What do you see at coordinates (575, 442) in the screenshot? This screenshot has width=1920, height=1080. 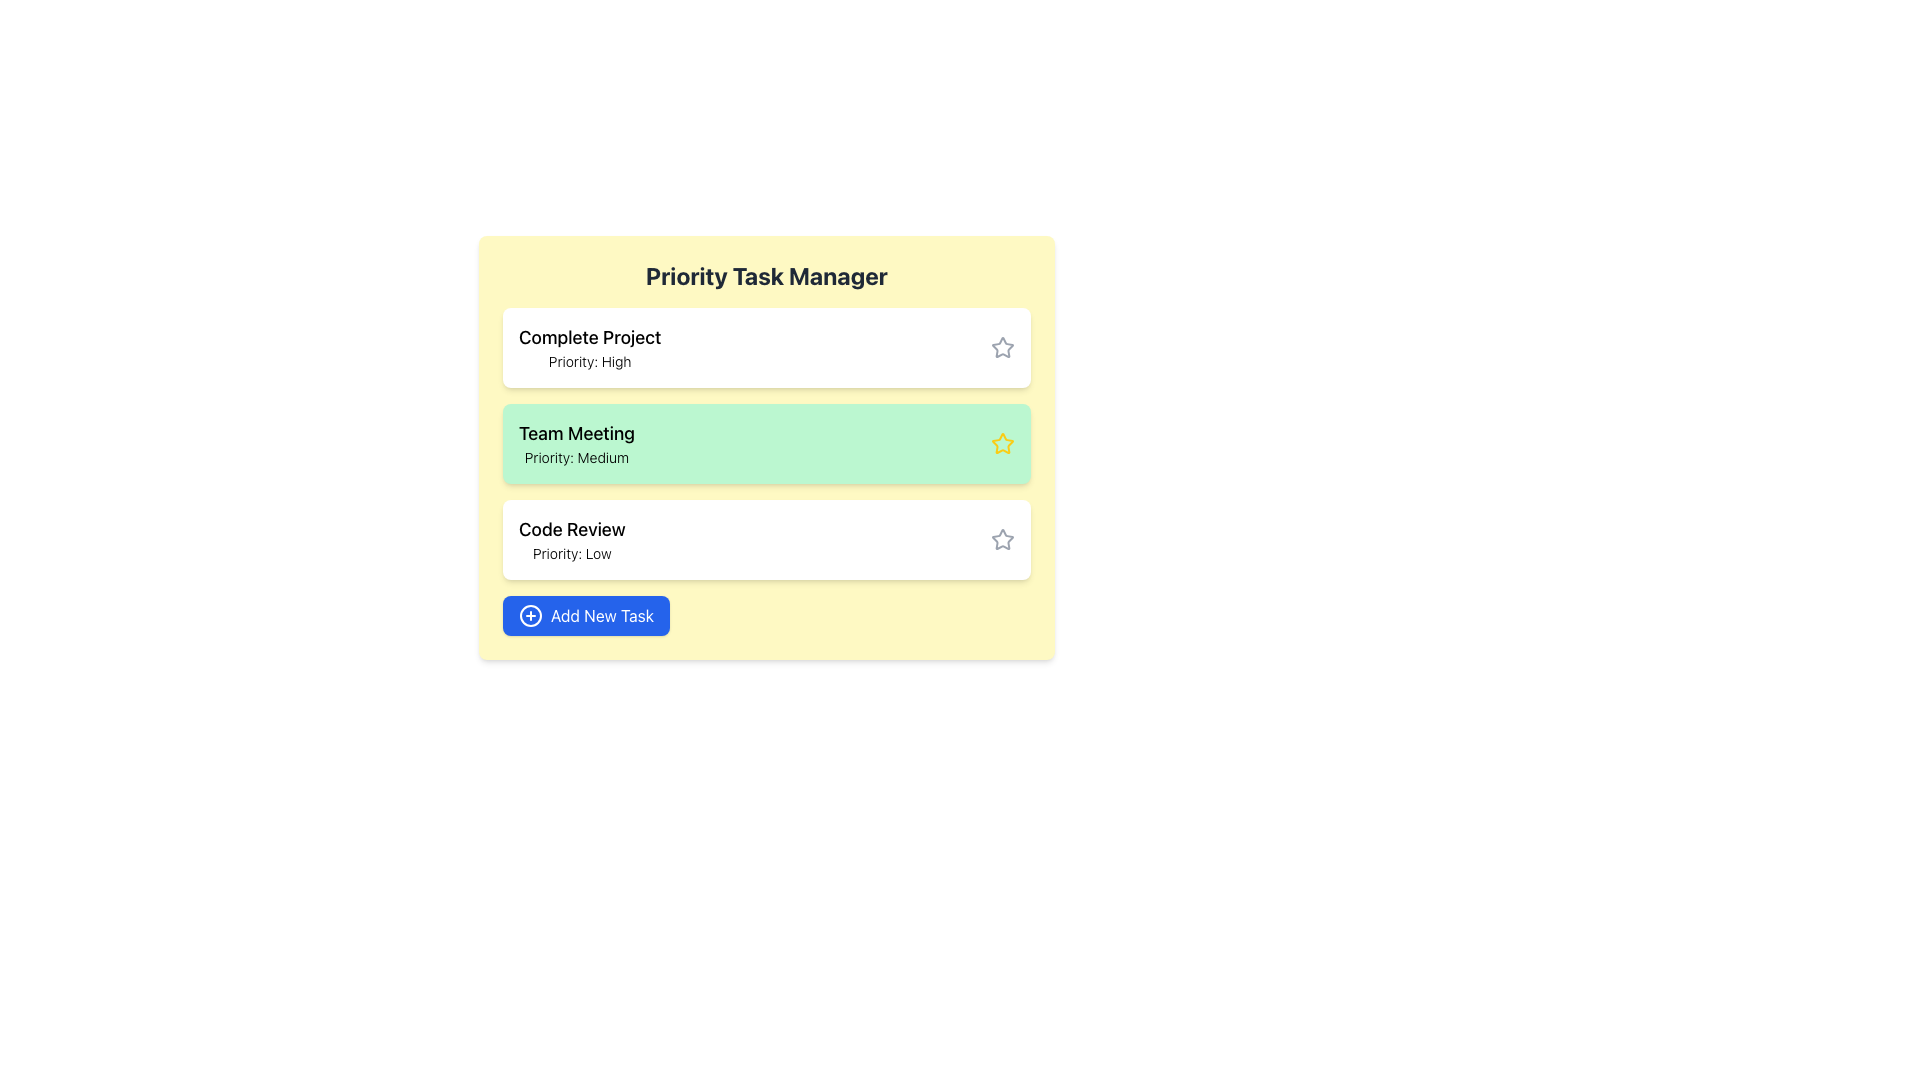 I see `the static text display element that shows 'Team Meeting' in bold font, located in the second task item of the Priority Task Manager interface` at bounding box center [575, 442].